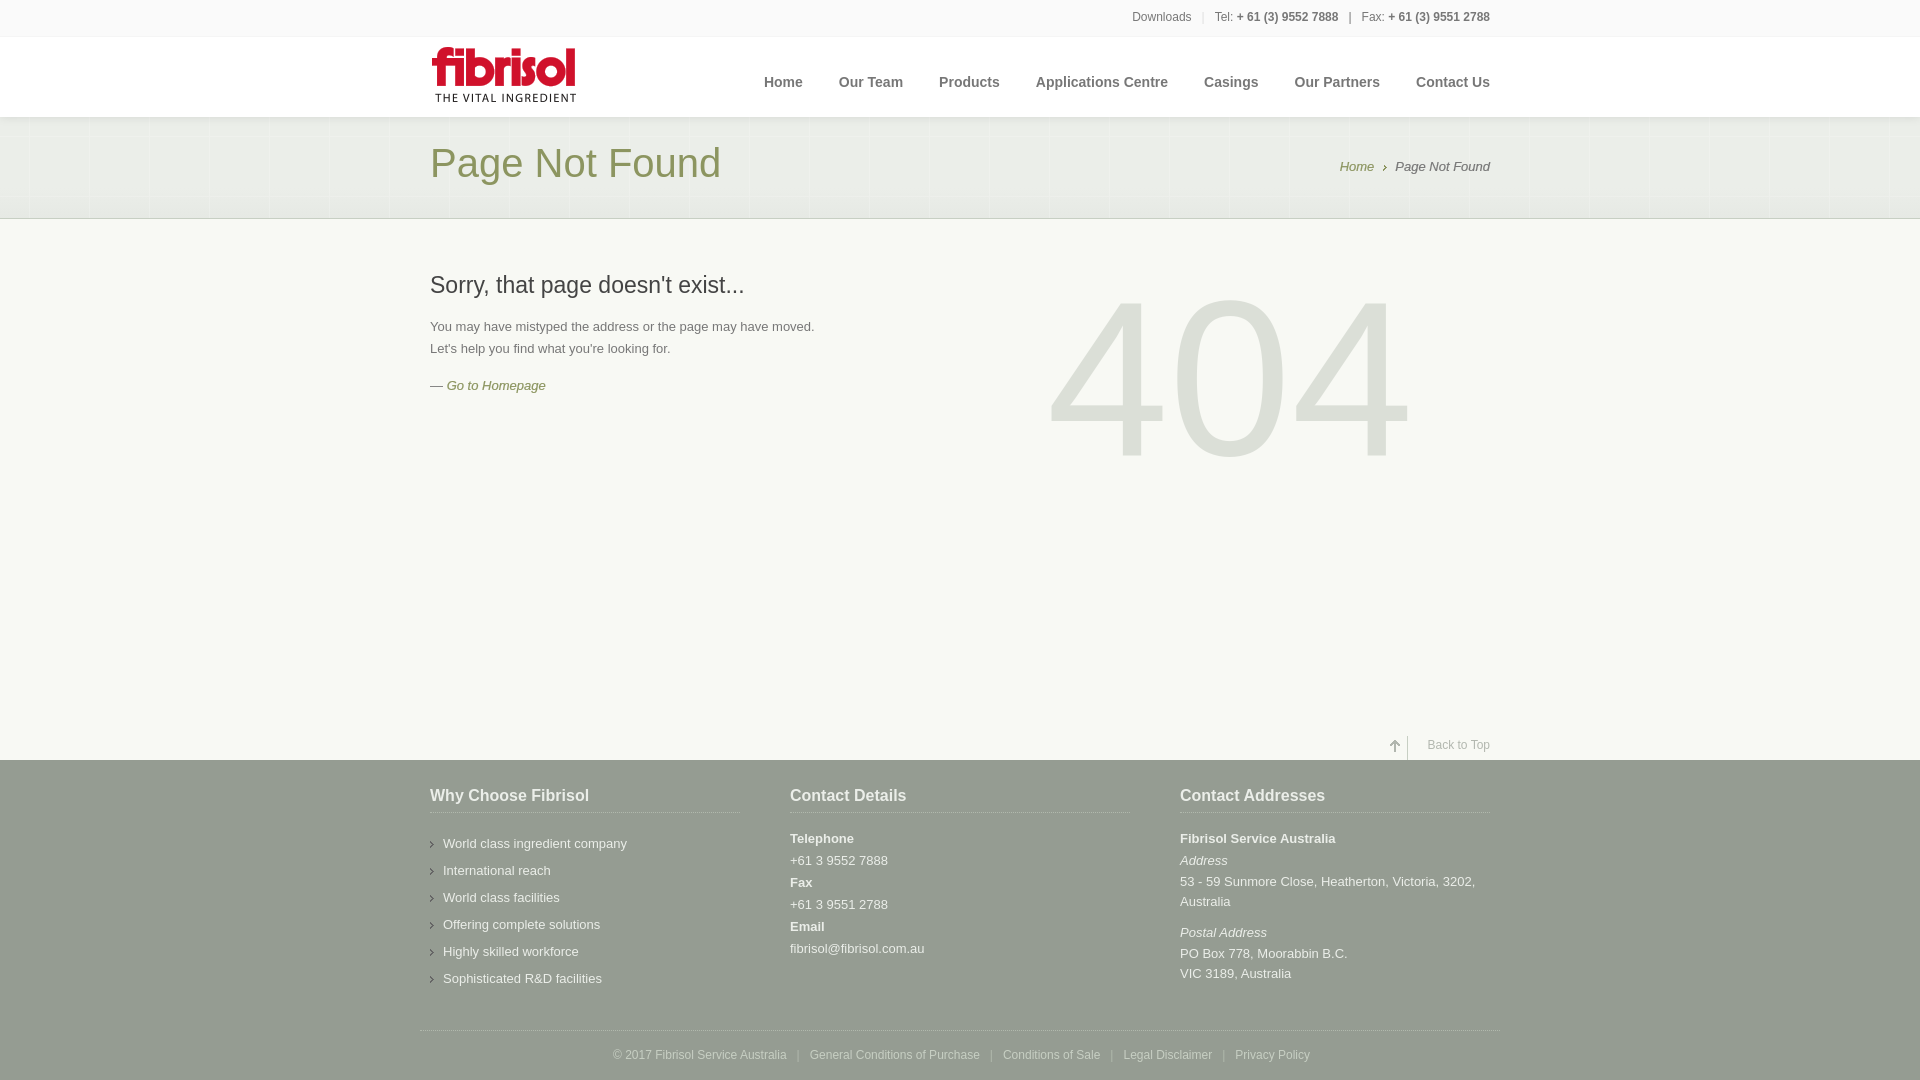 This screenshot has height=1080, width=1920. Describe the element at coordinates (1017, 92) in the screenshot. I see `'Applications Centre'` at that location.